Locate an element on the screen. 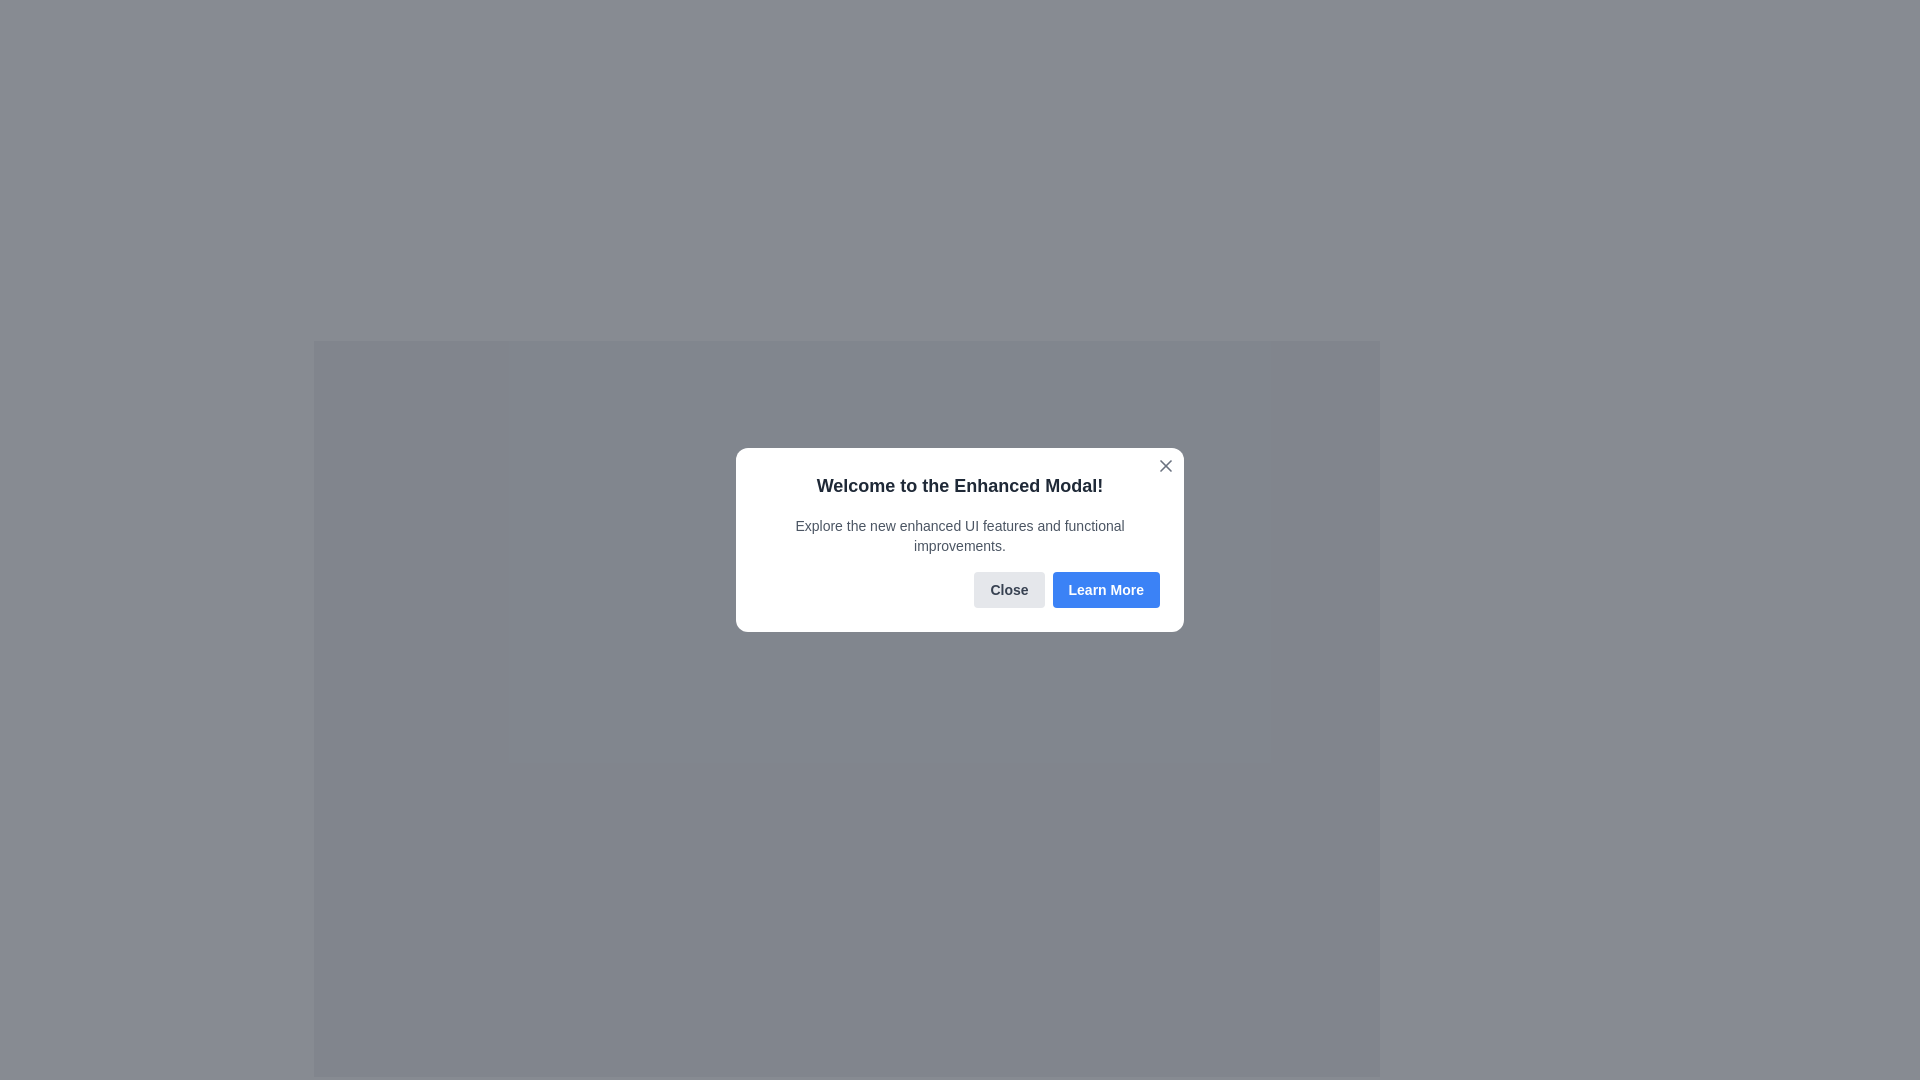 The width and height of the screenshot is (1920, 1080). the Close button represented as an 'X' icon located at the top-right corner of the modal dialog box is located at coordinates (1166, 466).